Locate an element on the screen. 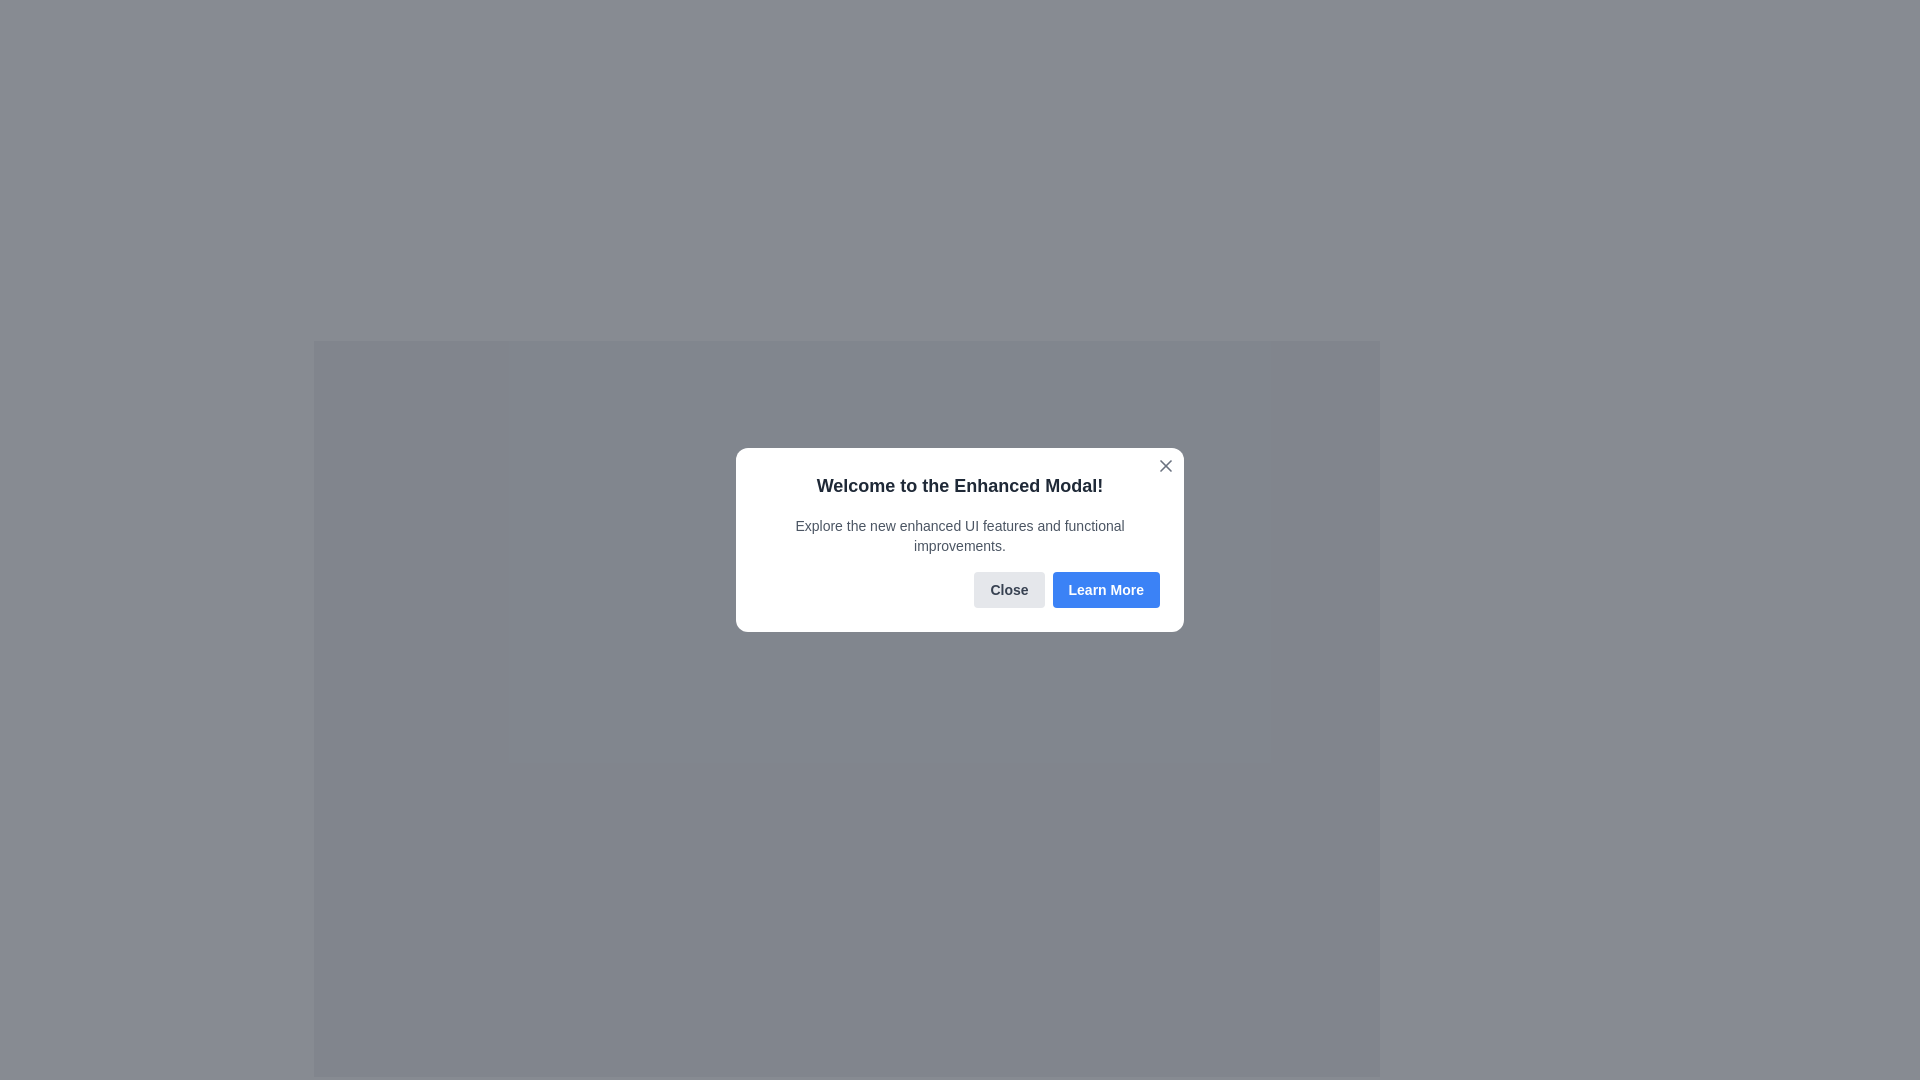 The width and height of the screenshot is (1920, 1080). the Close button represented as an 'X' icon located at the top-right corner of the modal dialog box is located at coordinates (1166, 466).